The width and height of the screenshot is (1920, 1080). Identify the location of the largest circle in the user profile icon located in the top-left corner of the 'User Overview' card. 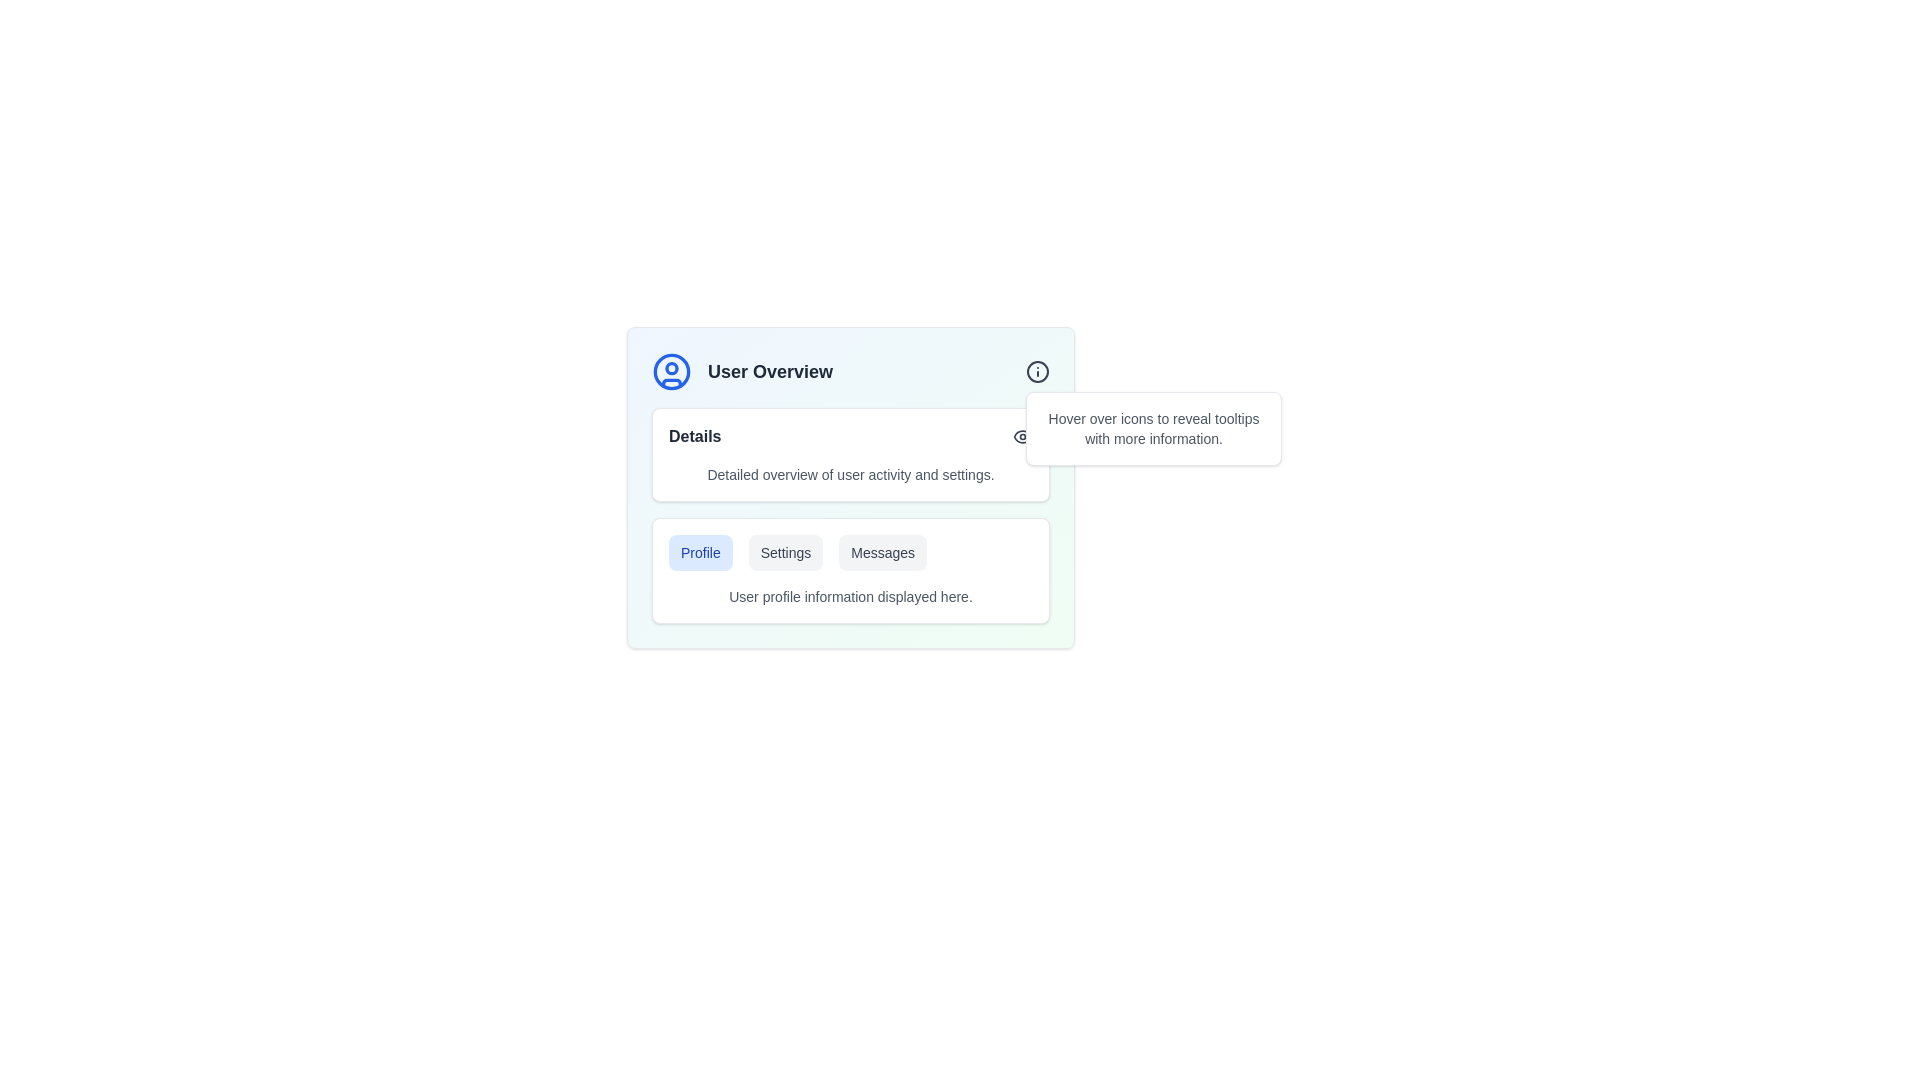
(672, 371).